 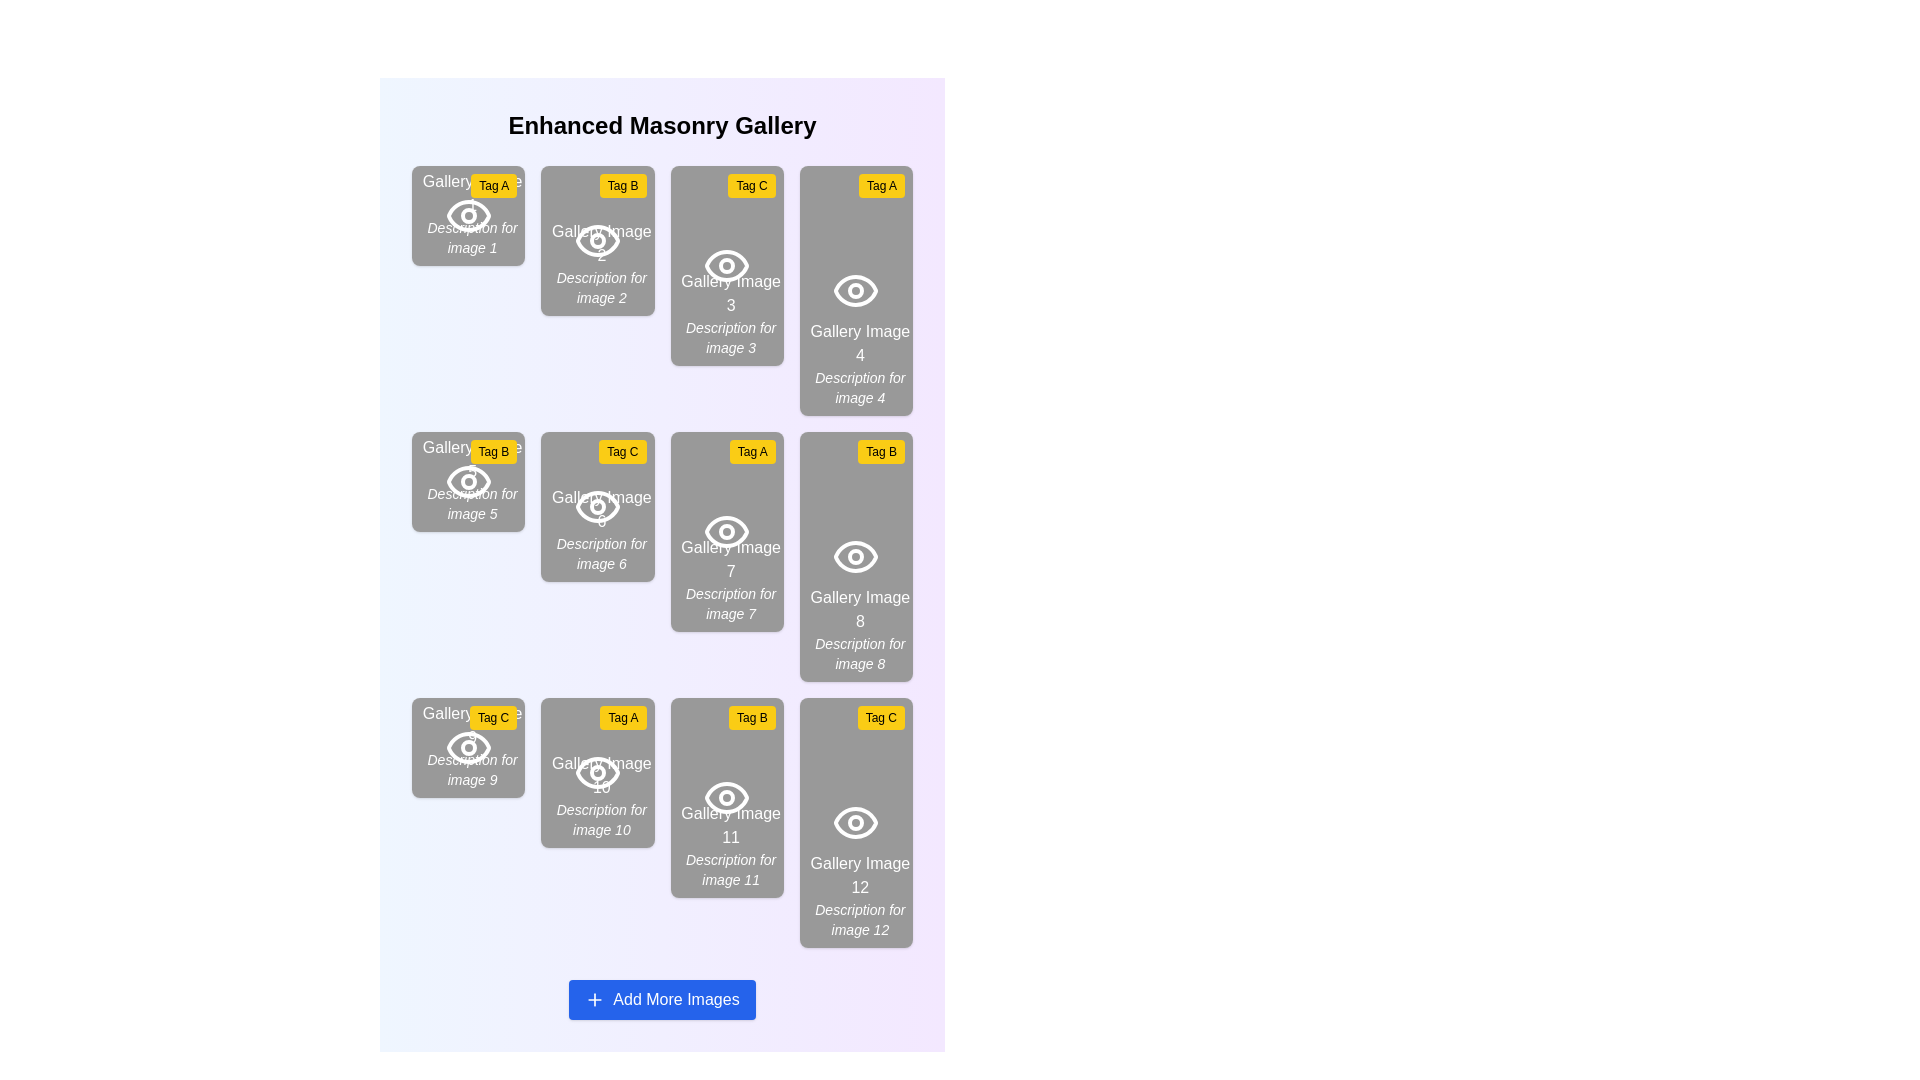 I want to click on the top-right tag badge of the gallery item card located in the third row, first column of the grid, so click(x=467, y=748).